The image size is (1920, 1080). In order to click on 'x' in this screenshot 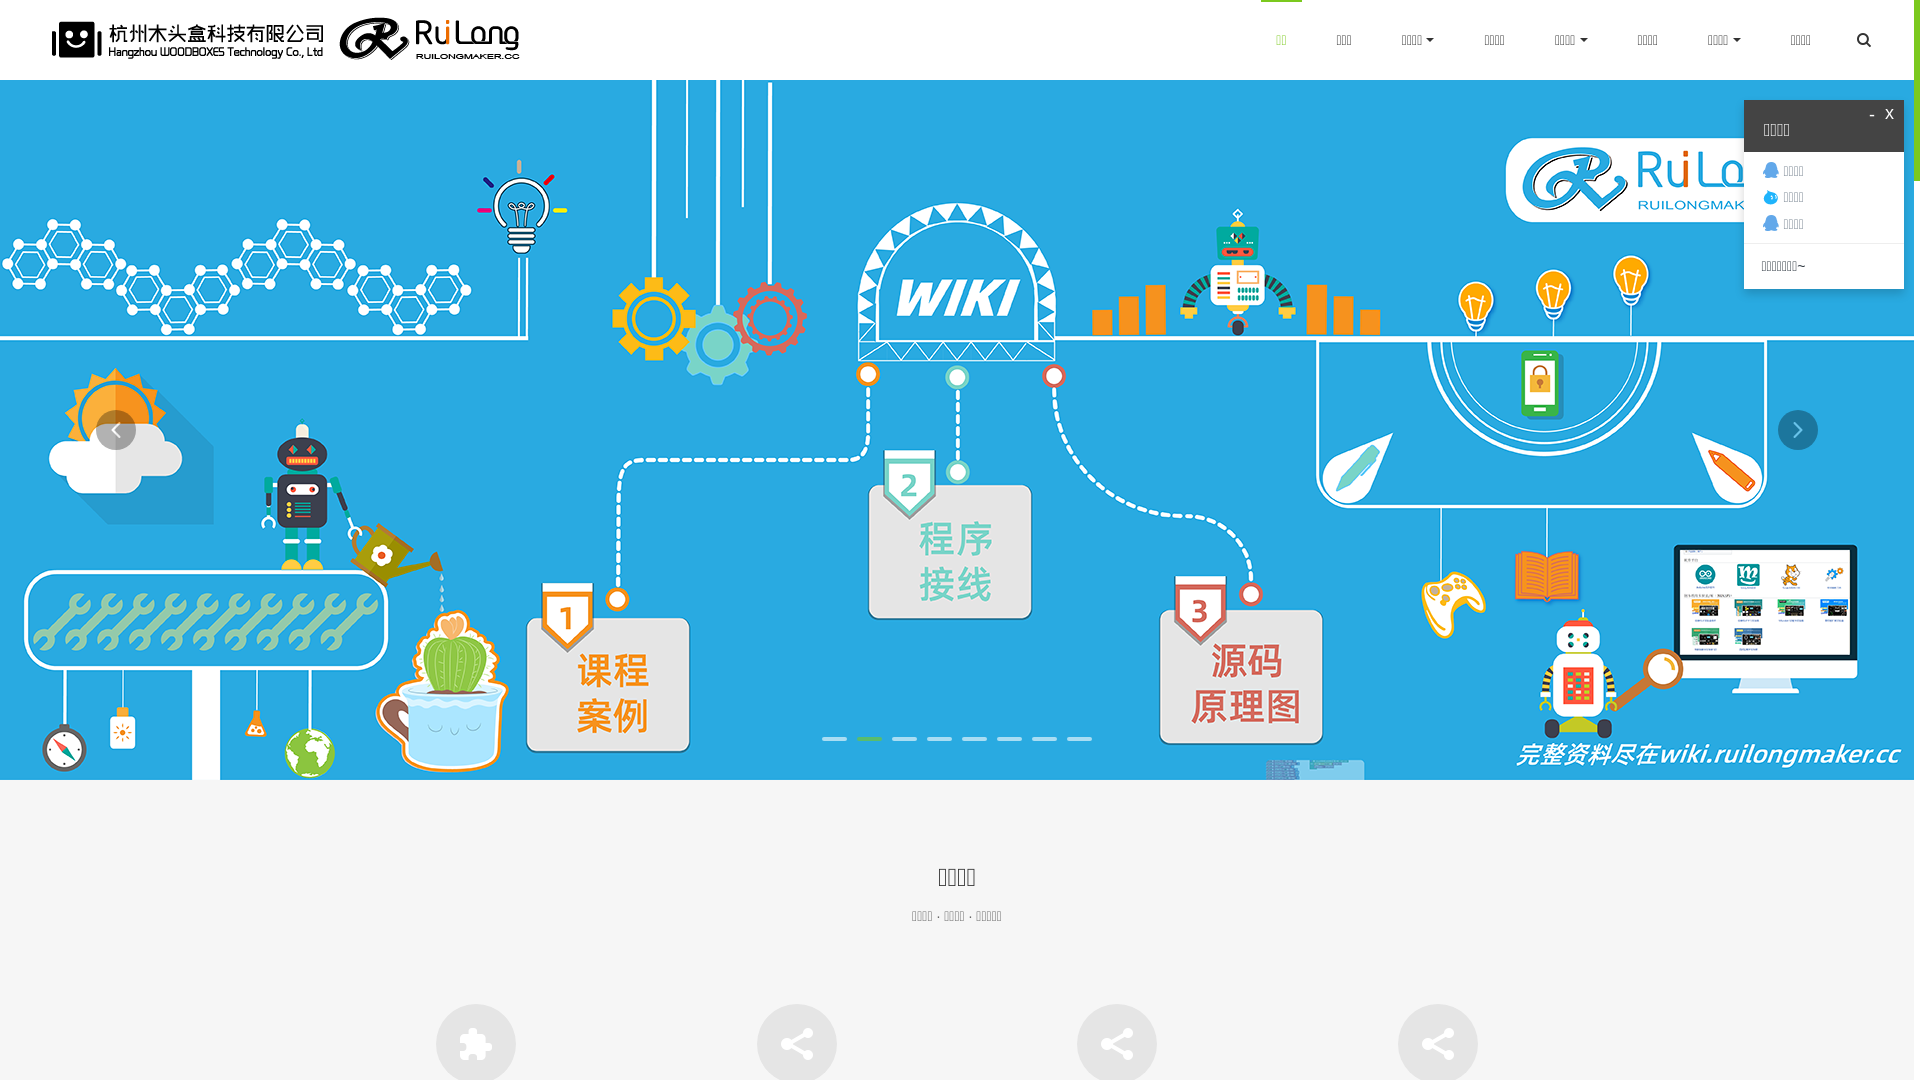, I will do `click(1888, 114)`.